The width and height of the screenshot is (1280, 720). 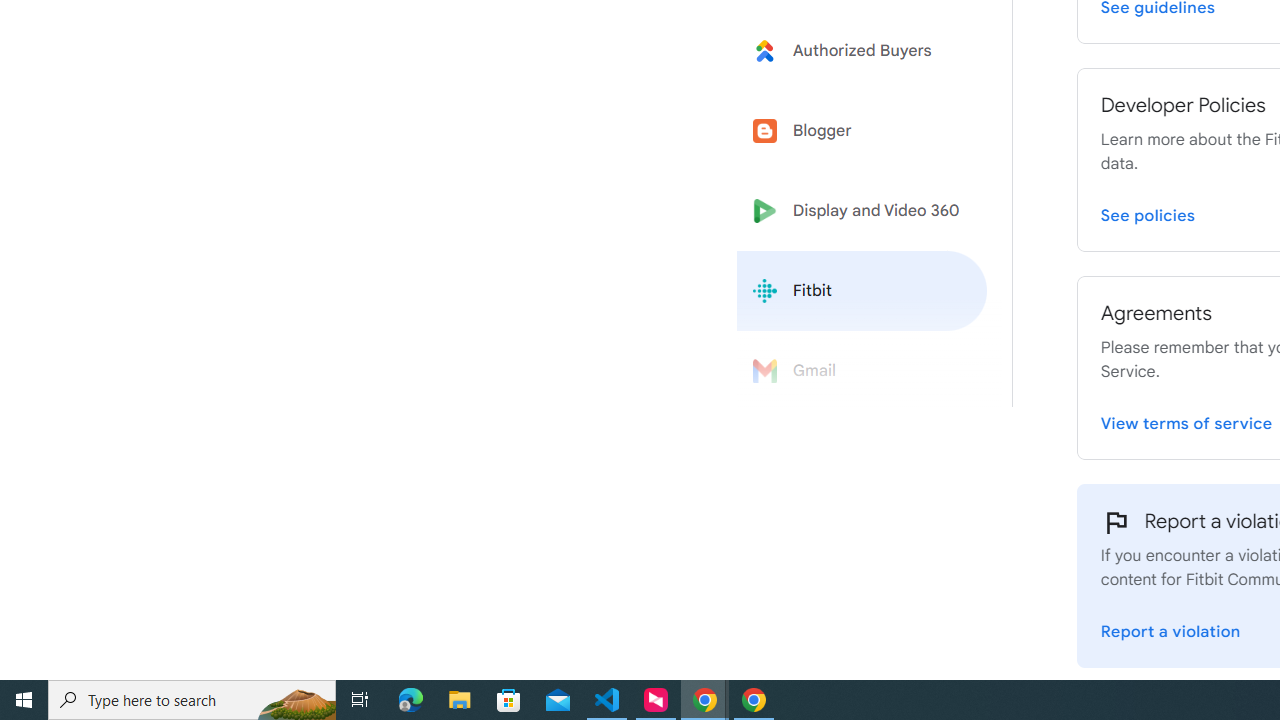 What do you see at coordinates (862, 131) in the screenshot?
I see `'Blogger'` at bounding box center [862, 131].